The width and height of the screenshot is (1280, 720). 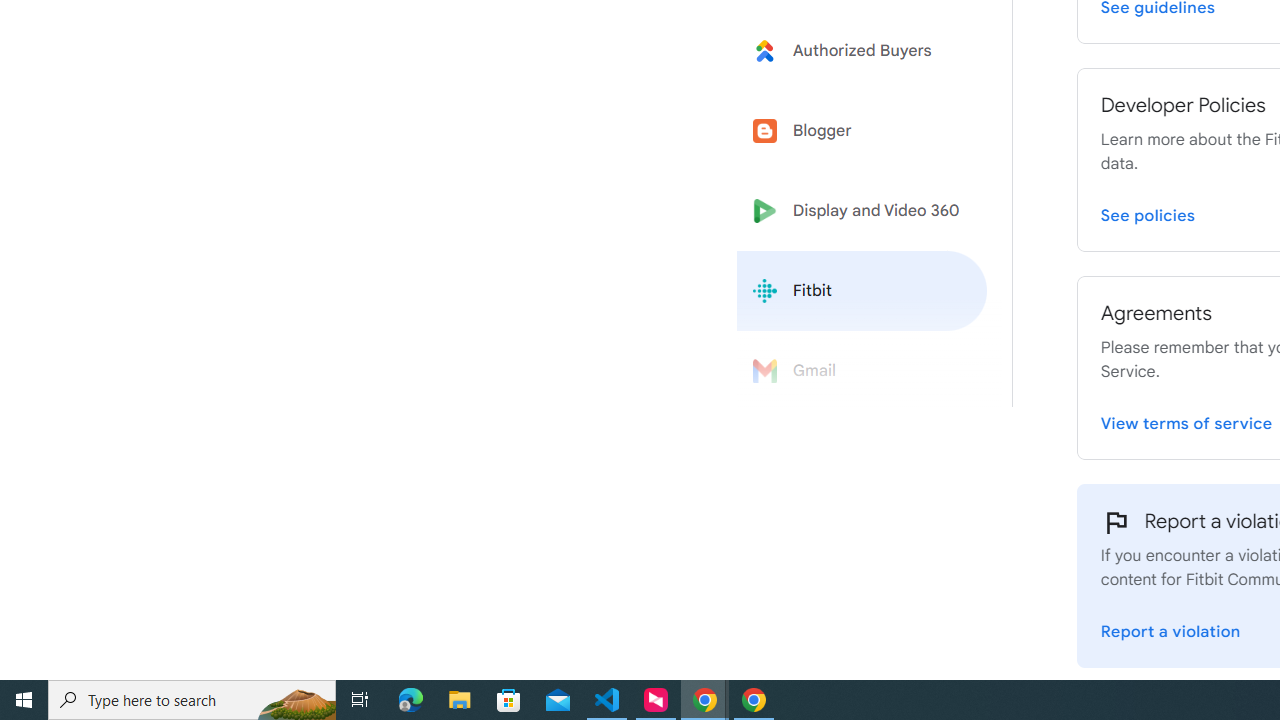 What do you see at coordinates (862, 131) in the screenshot?
I see `'Blogger'` at bounding box center [862, 131].